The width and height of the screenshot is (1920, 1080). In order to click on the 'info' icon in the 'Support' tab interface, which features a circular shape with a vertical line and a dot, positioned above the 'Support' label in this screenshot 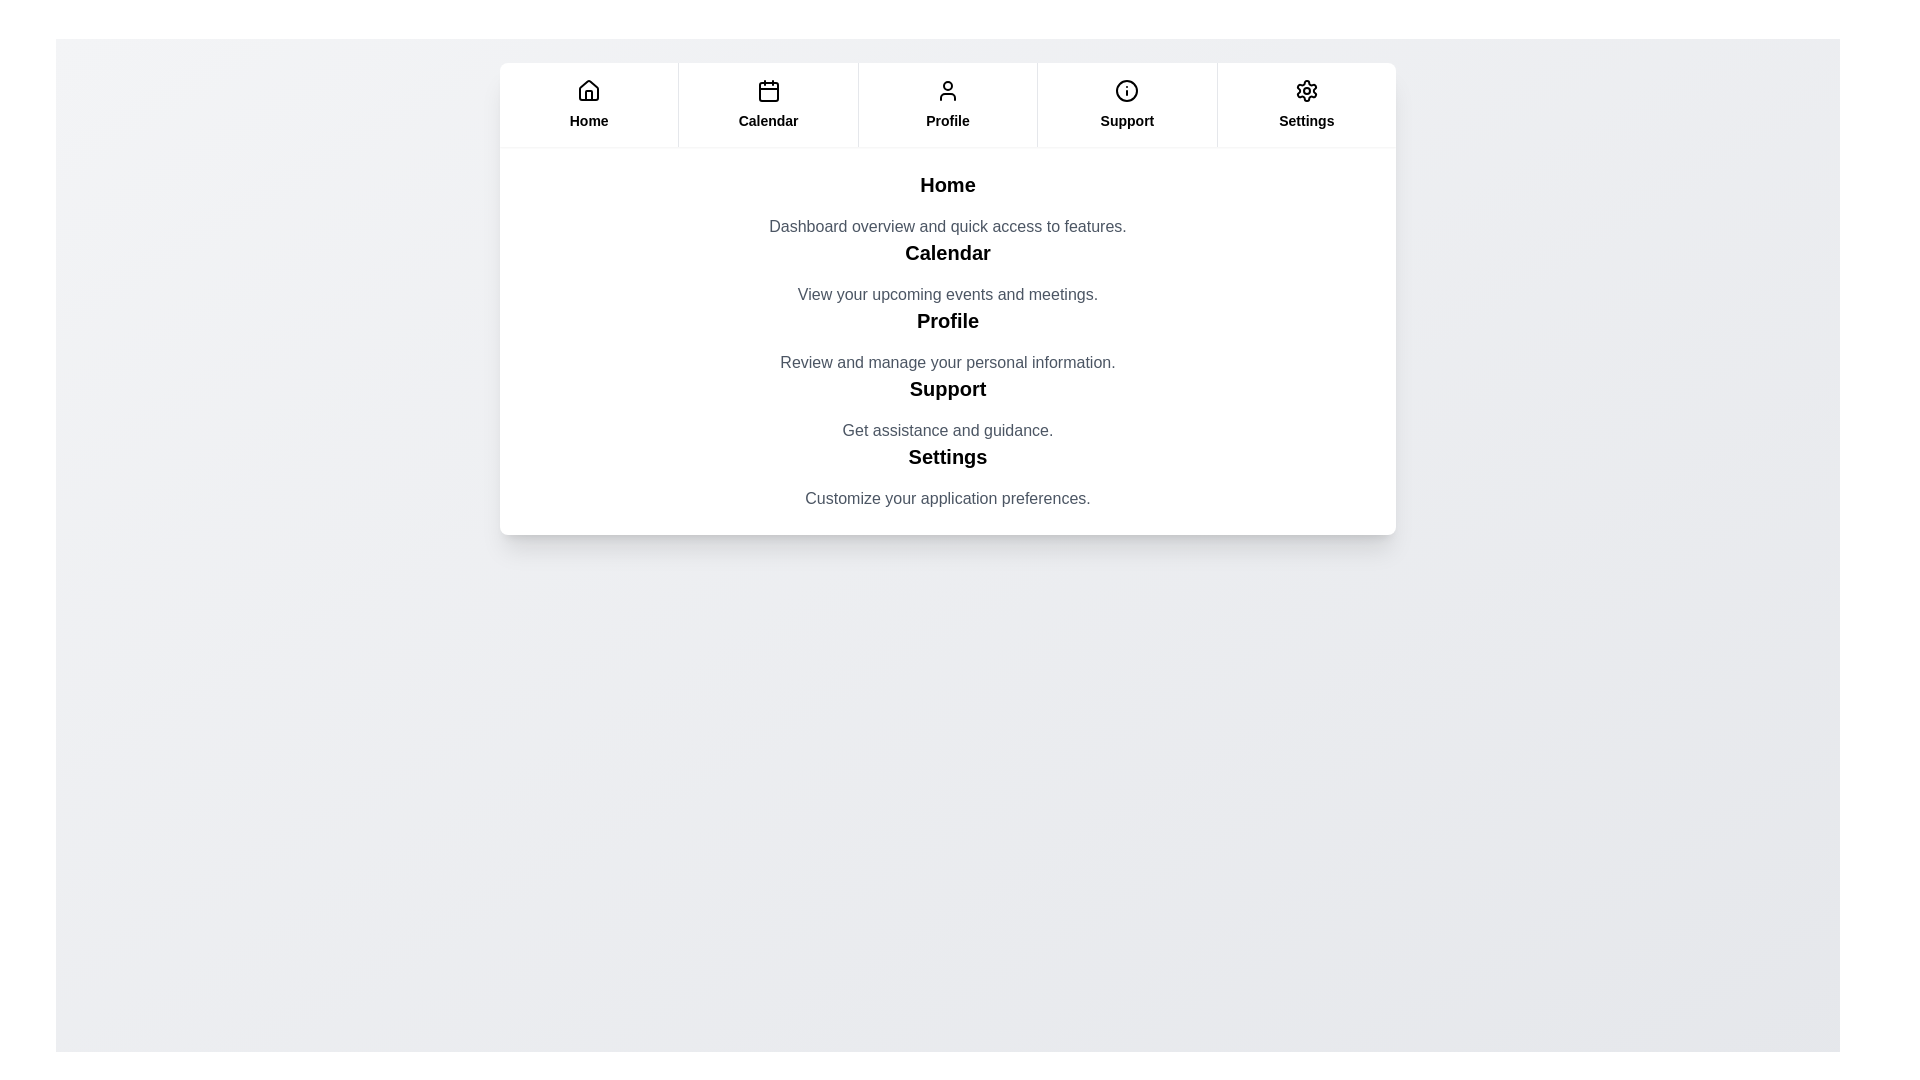, I will do `click(1127, 91)`.